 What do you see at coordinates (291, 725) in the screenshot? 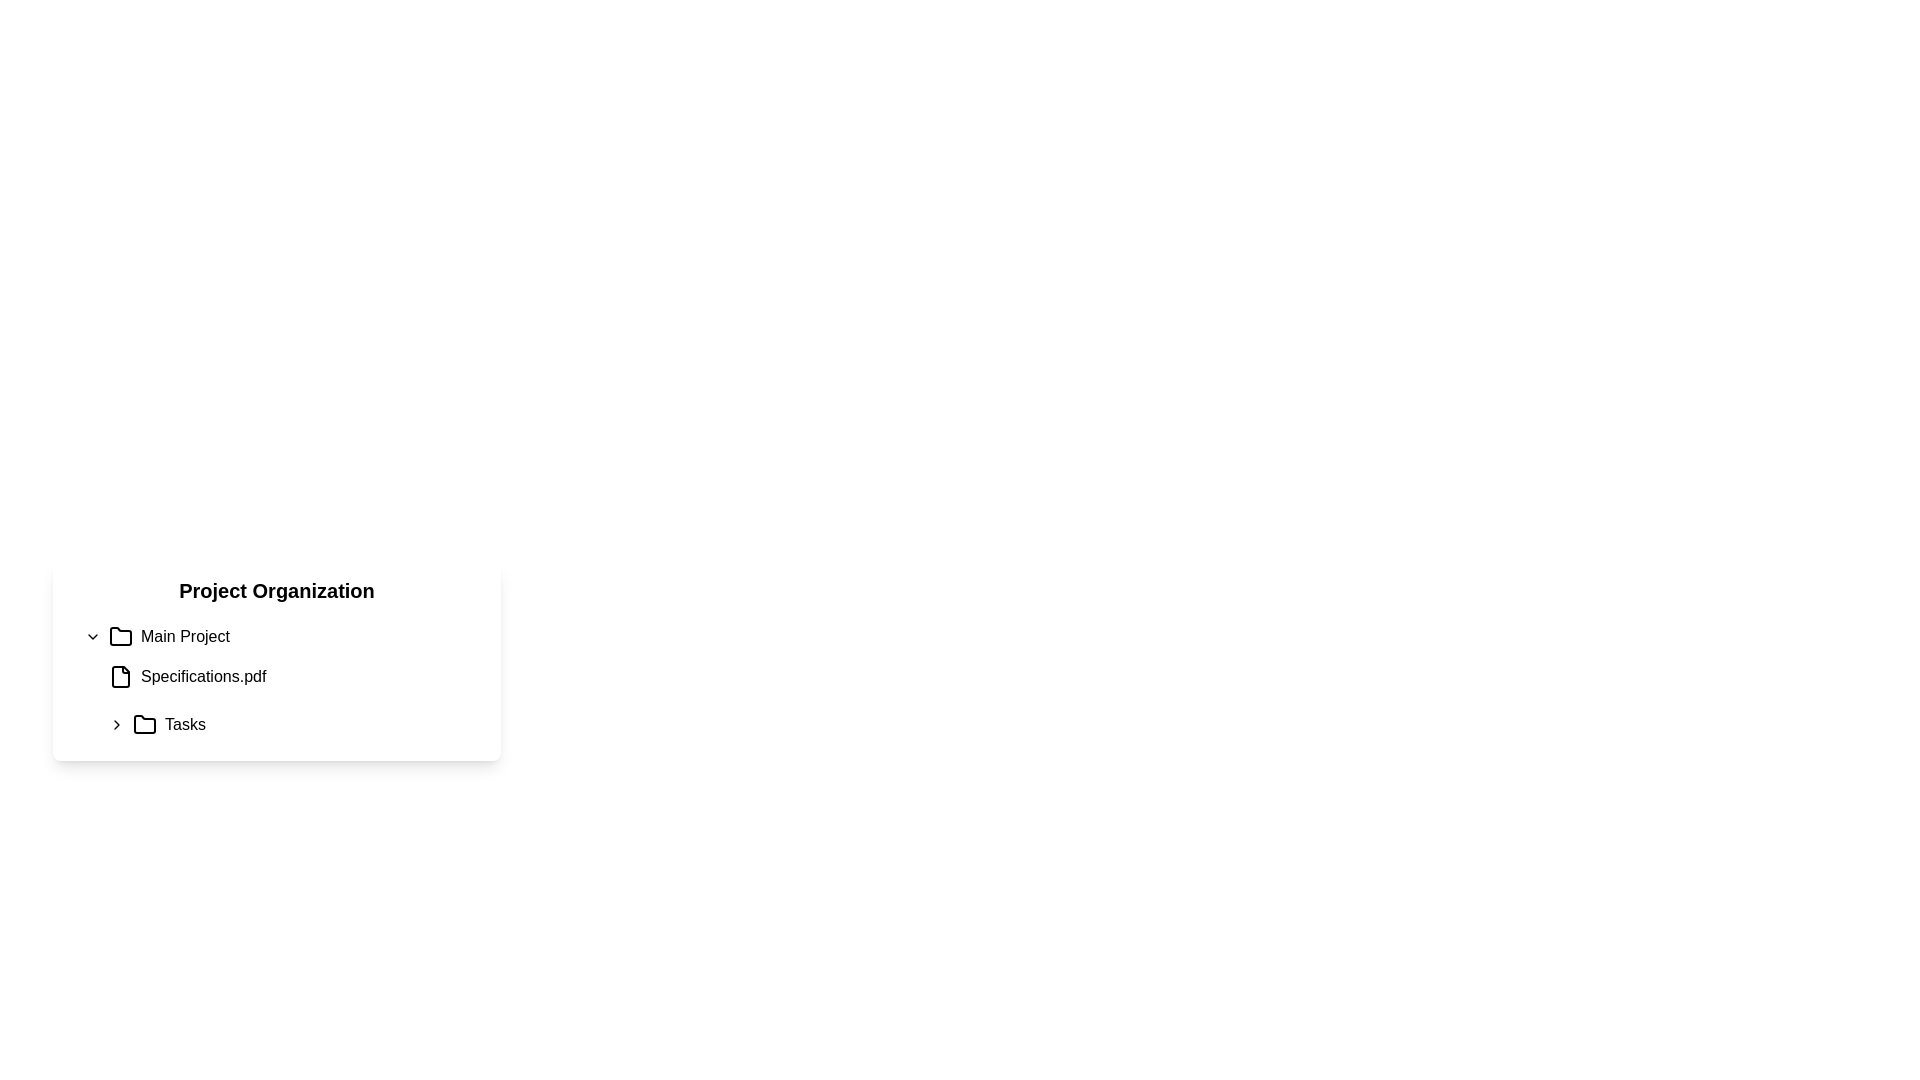
I see `the 'Tasks' folder item in the list under 'Project Organization'` at bounding box center [291, 725].